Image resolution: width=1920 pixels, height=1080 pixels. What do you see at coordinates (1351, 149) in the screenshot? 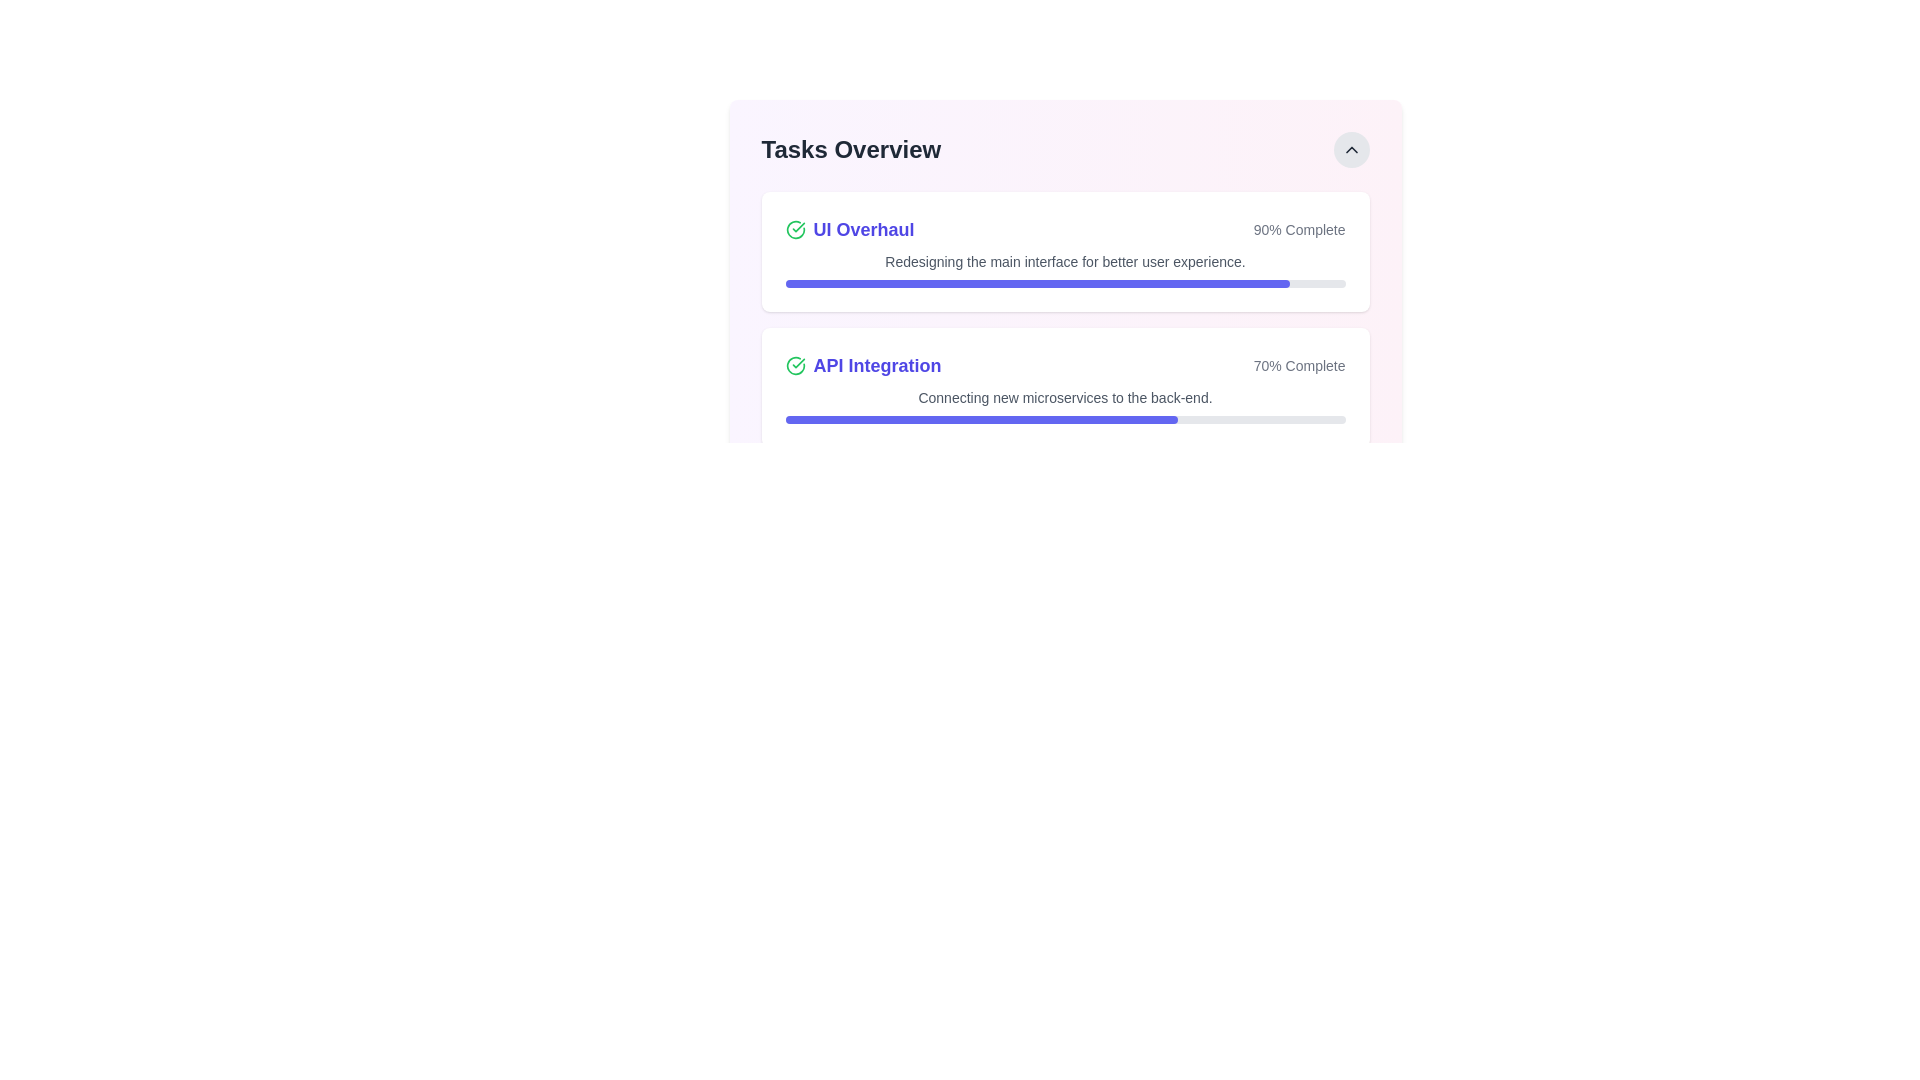
I see `the chevron button in the upper-right corner of the 'Tasks Overview' card` at bounding box center [1351, 149].